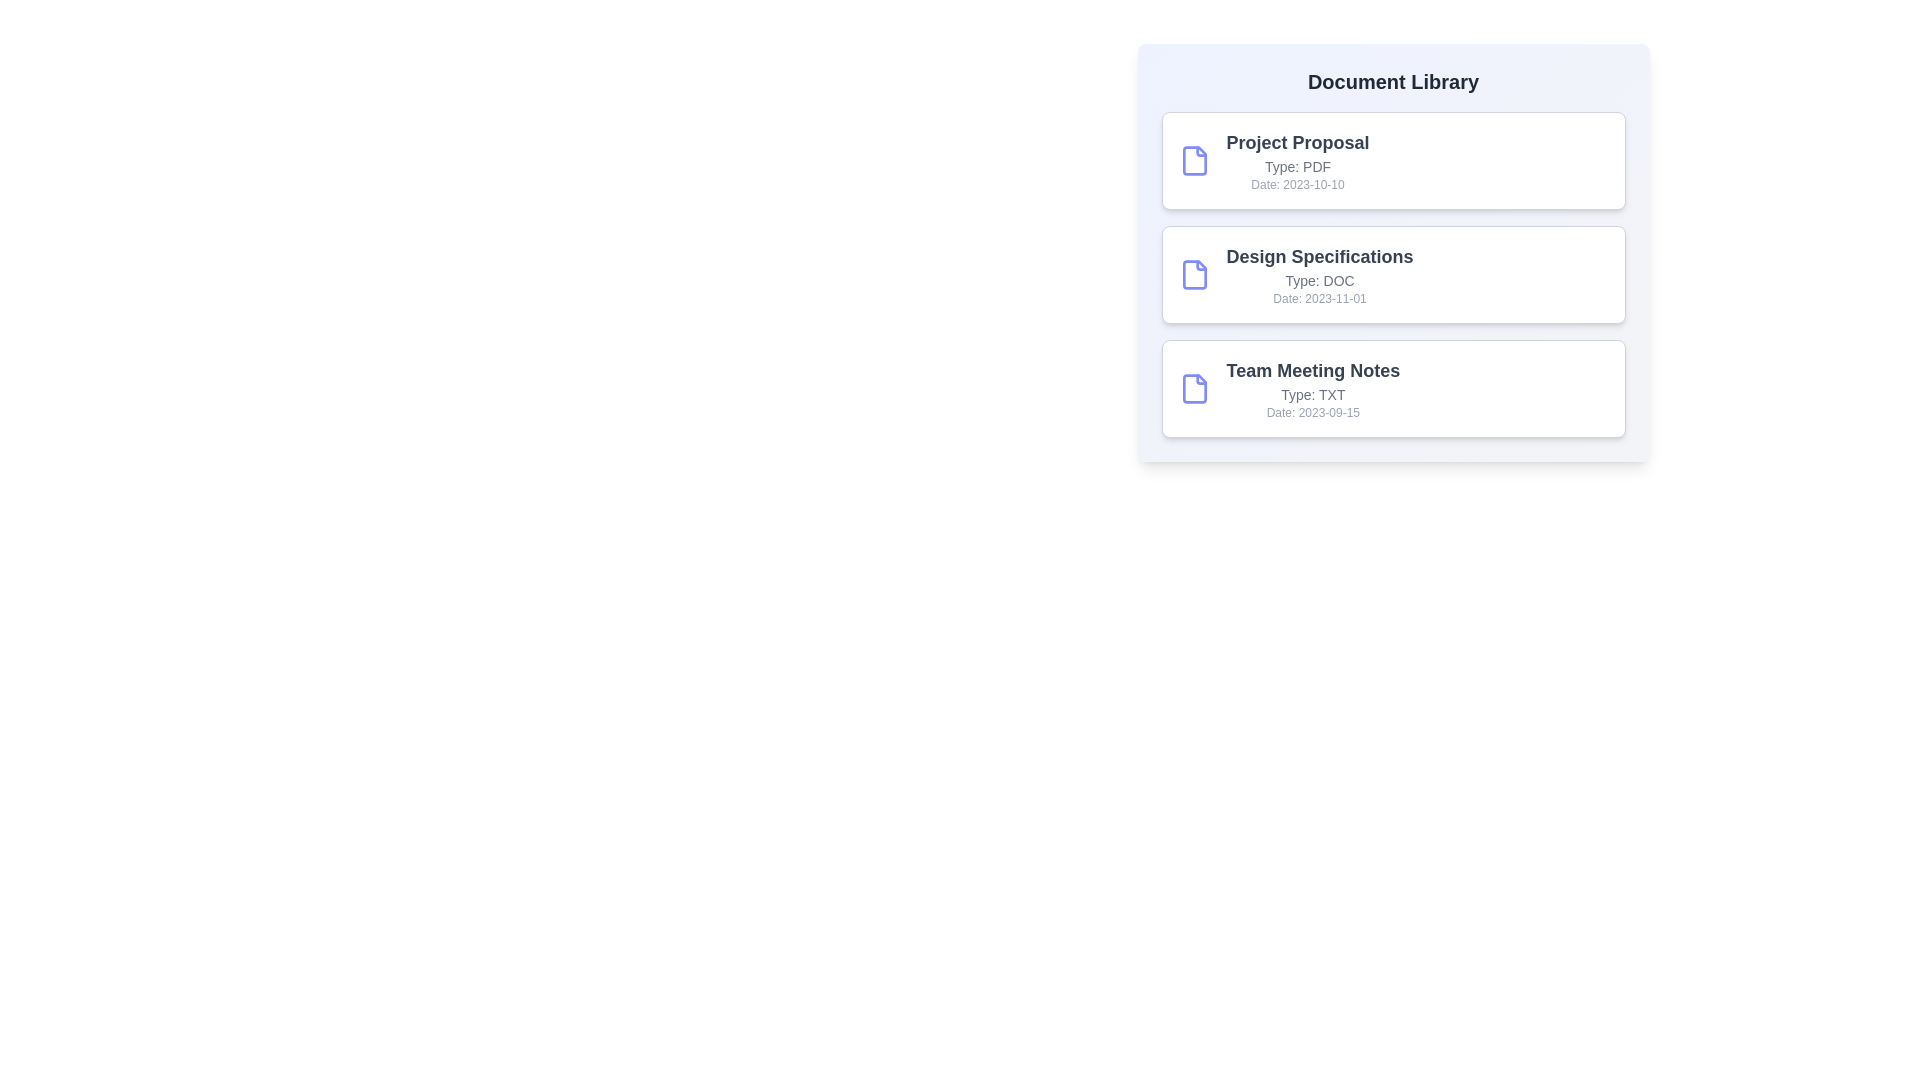 The height and width of the screenshot is (1080, 1920). I want to click on the document card corresponding to Design Specifications, so click(1392, 274).